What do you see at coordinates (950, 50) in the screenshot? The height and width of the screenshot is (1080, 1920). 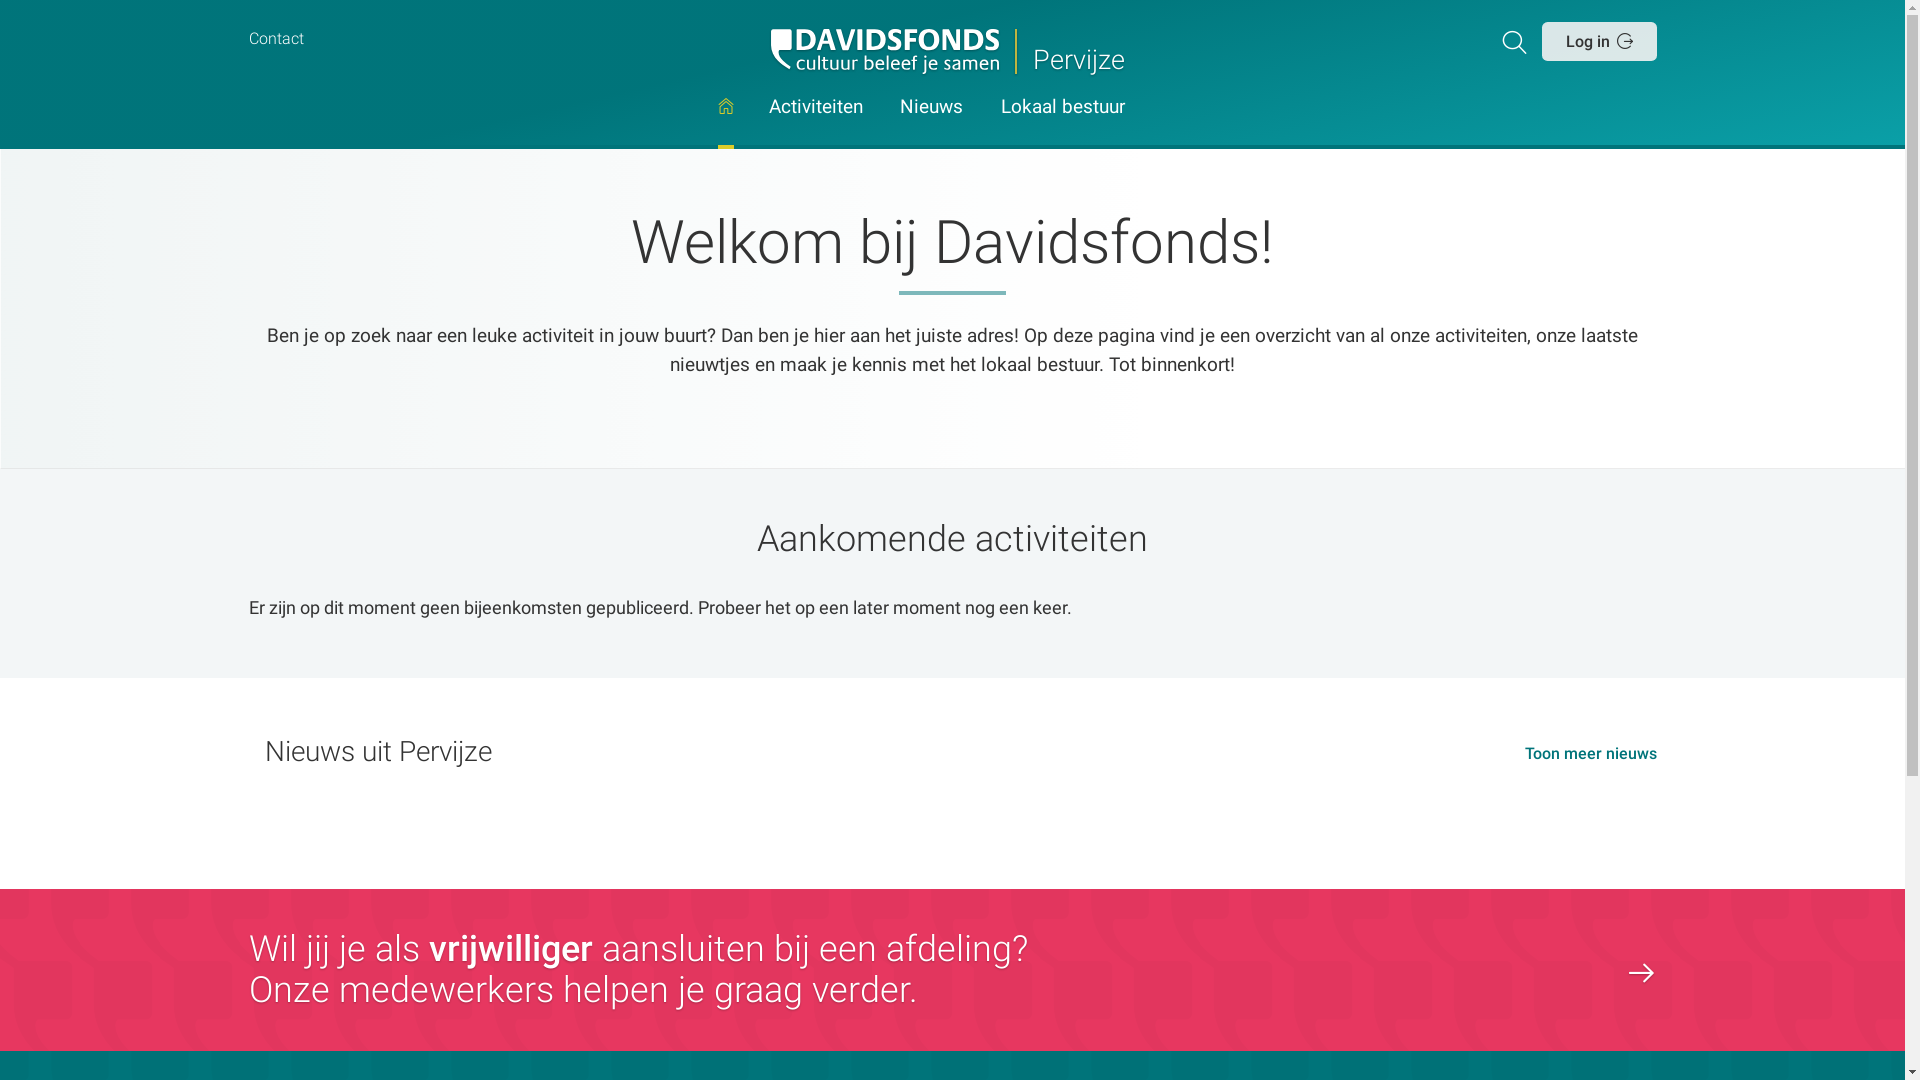 I see `'Pervijze'` at bounding box center [950, 50].